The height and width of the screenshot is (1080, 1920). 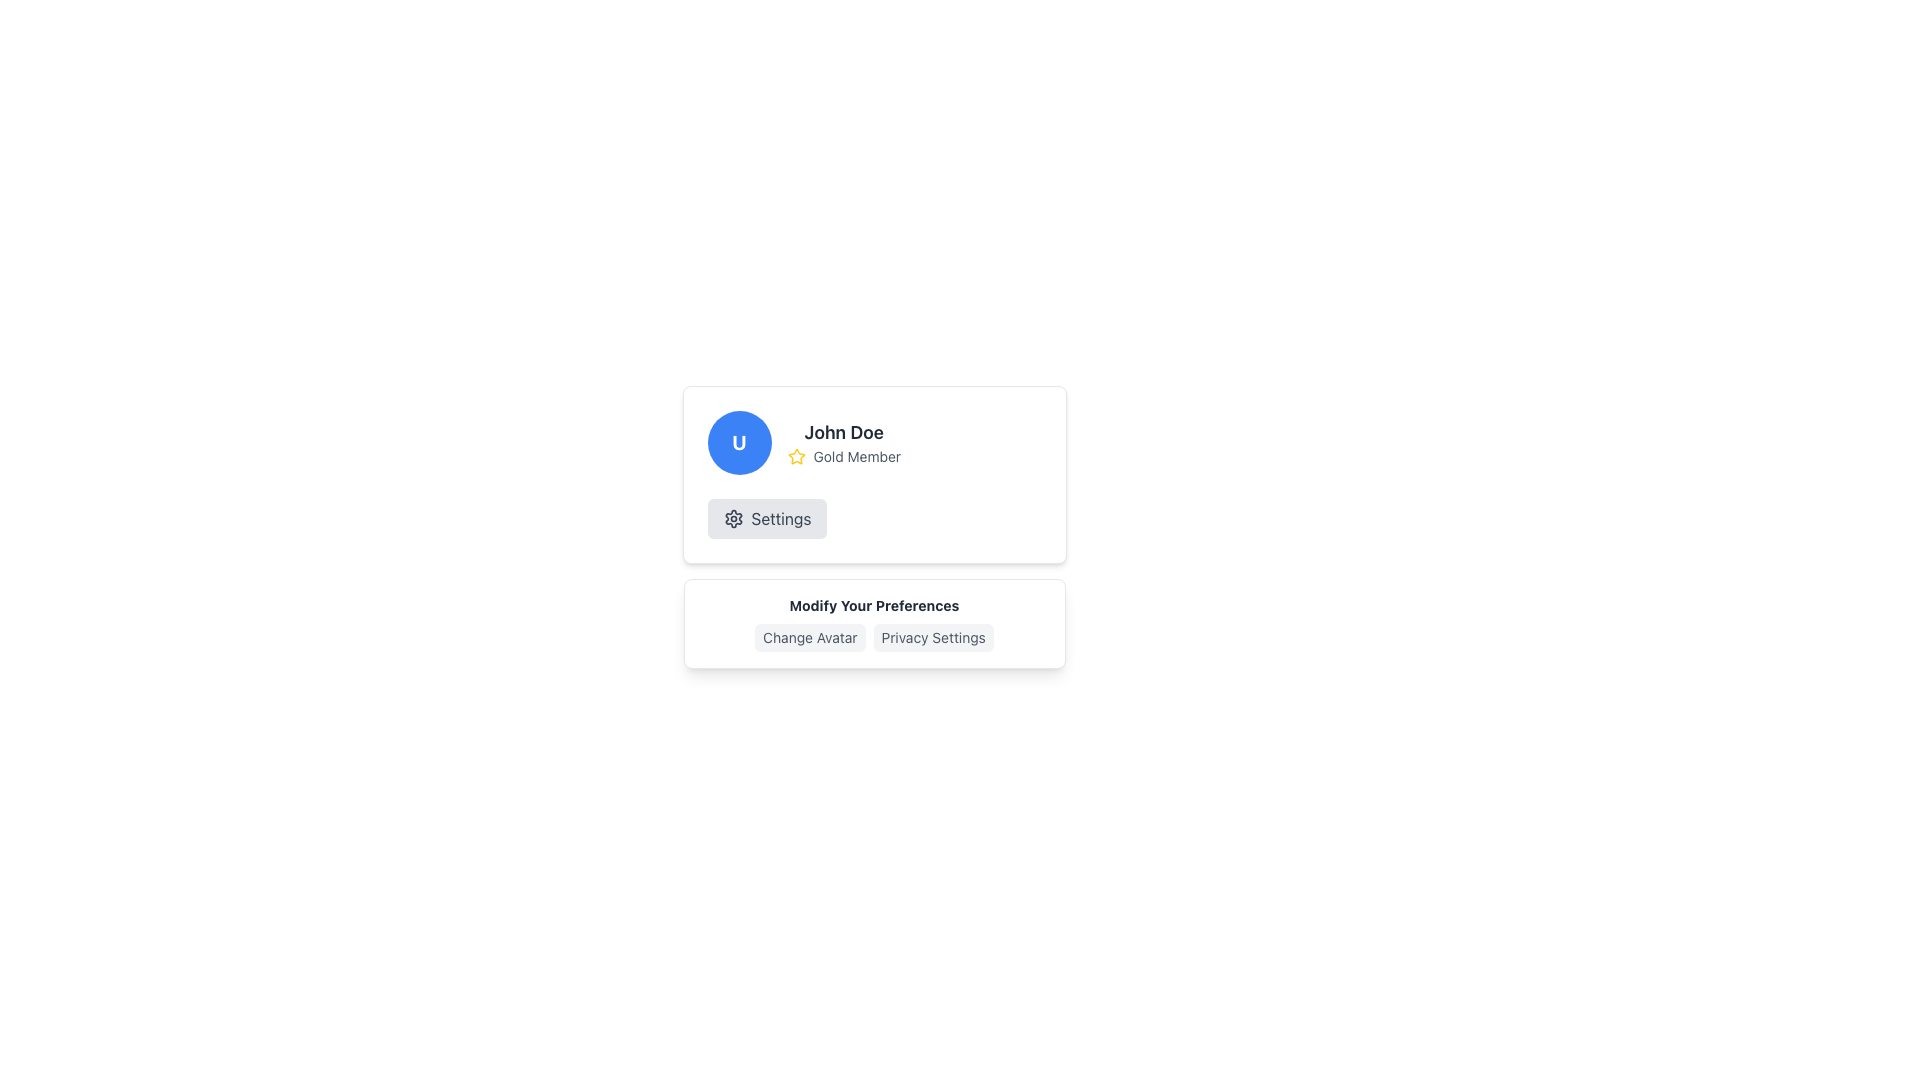 I want to click on the 'Gold Member' text label, which is styled in small gray font and positioned next to a yellow star icon, located below the name 'John Doe', so click(x=857, y=456).